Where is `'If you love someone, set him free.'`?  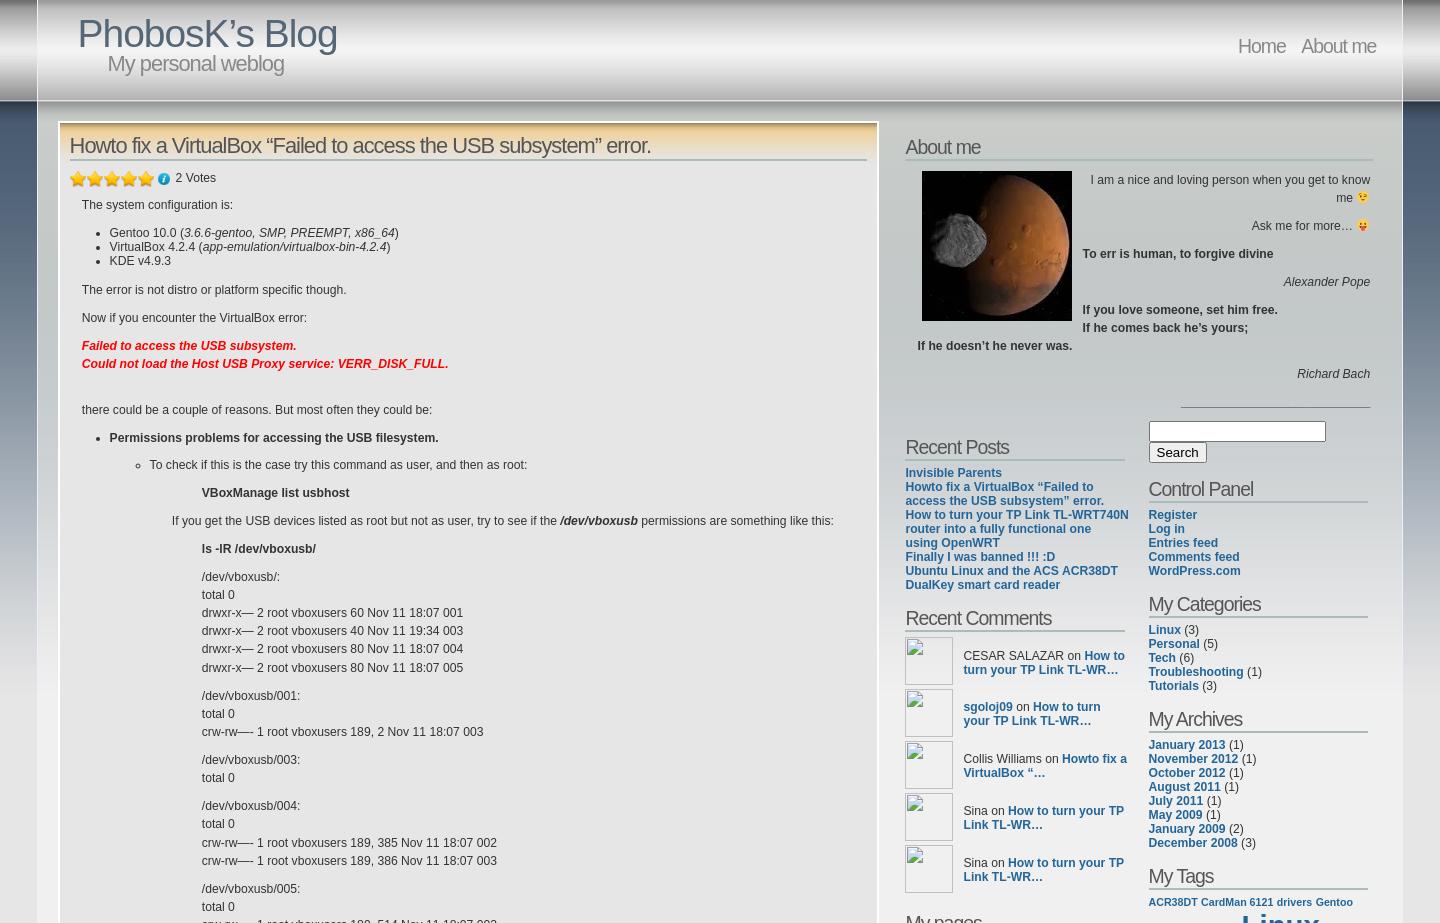 'If you love someone, set him free.' is located at coordinates (1081, 309).